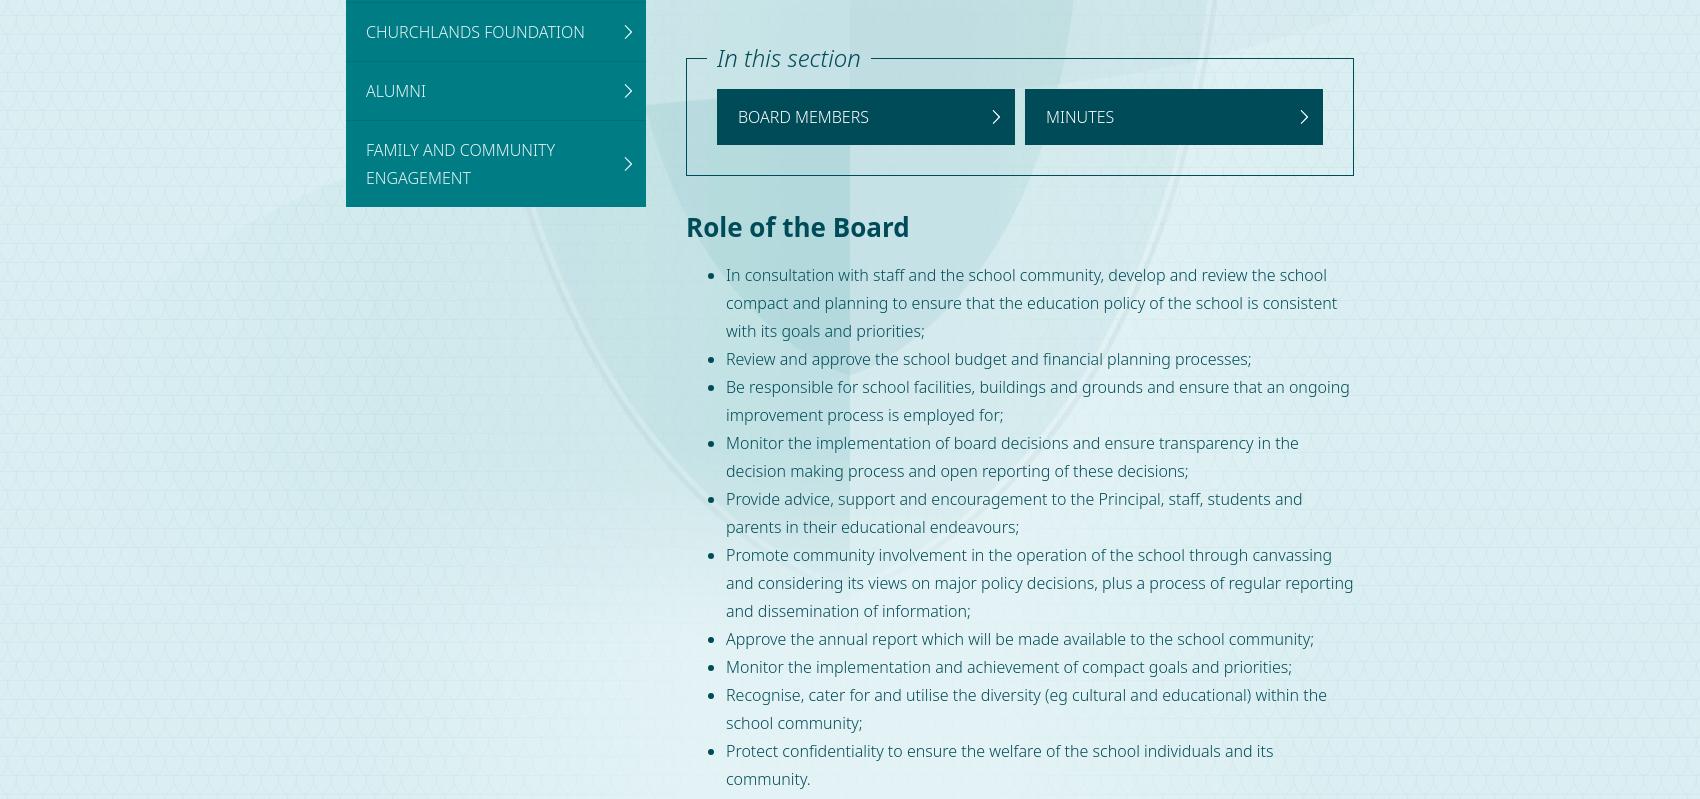 This screenshot has width=1700, height=799. Describe the element at coordinates (726, 357) in the screenshot. I see `'Review and approve the school budget and financial planning processes;'` at that location.